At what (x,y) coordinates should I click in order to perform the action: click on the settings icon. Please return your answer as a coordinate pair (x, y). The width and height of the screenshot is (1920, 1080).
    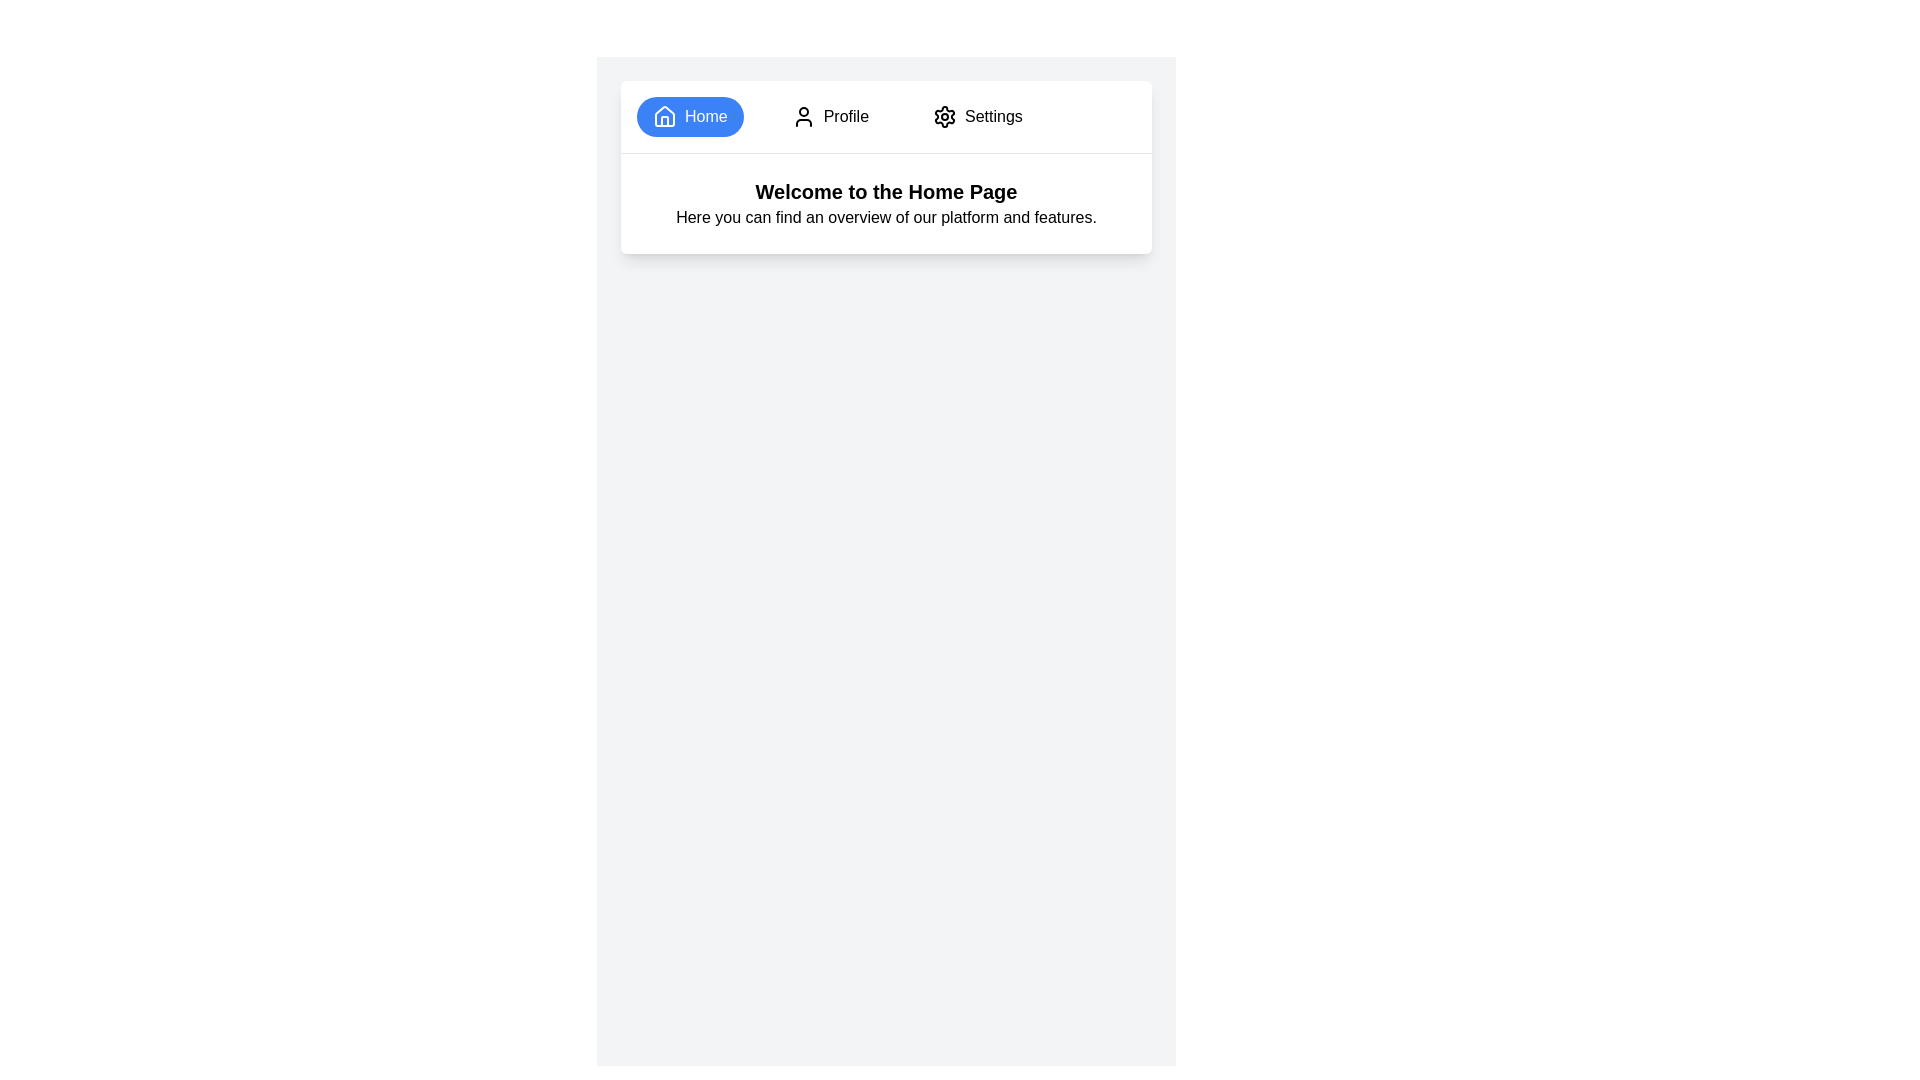
    Looking at the image, I should click on (944, 116).